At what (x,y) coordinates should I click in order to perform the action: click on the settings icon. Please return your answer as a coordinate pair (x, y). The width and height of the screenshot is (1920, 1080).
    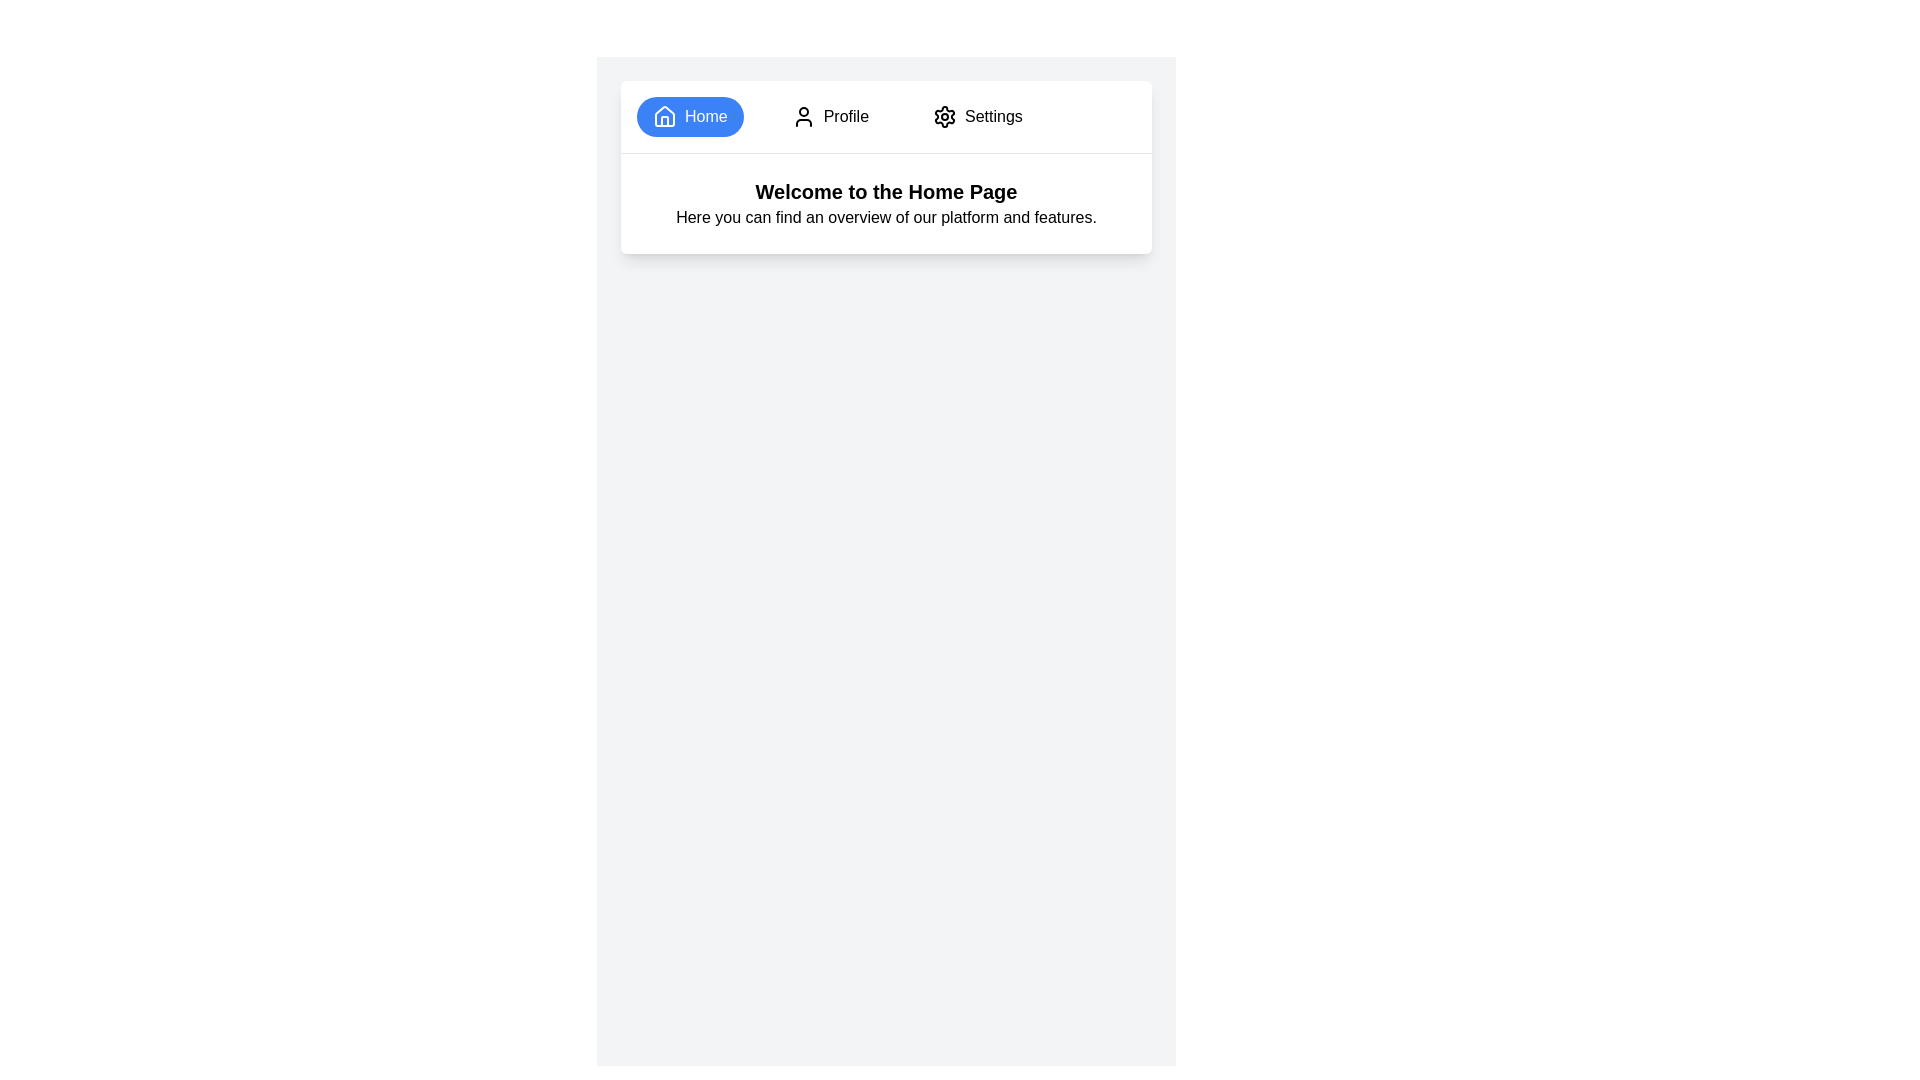
    Looking at the image, I should click on (944, 116).